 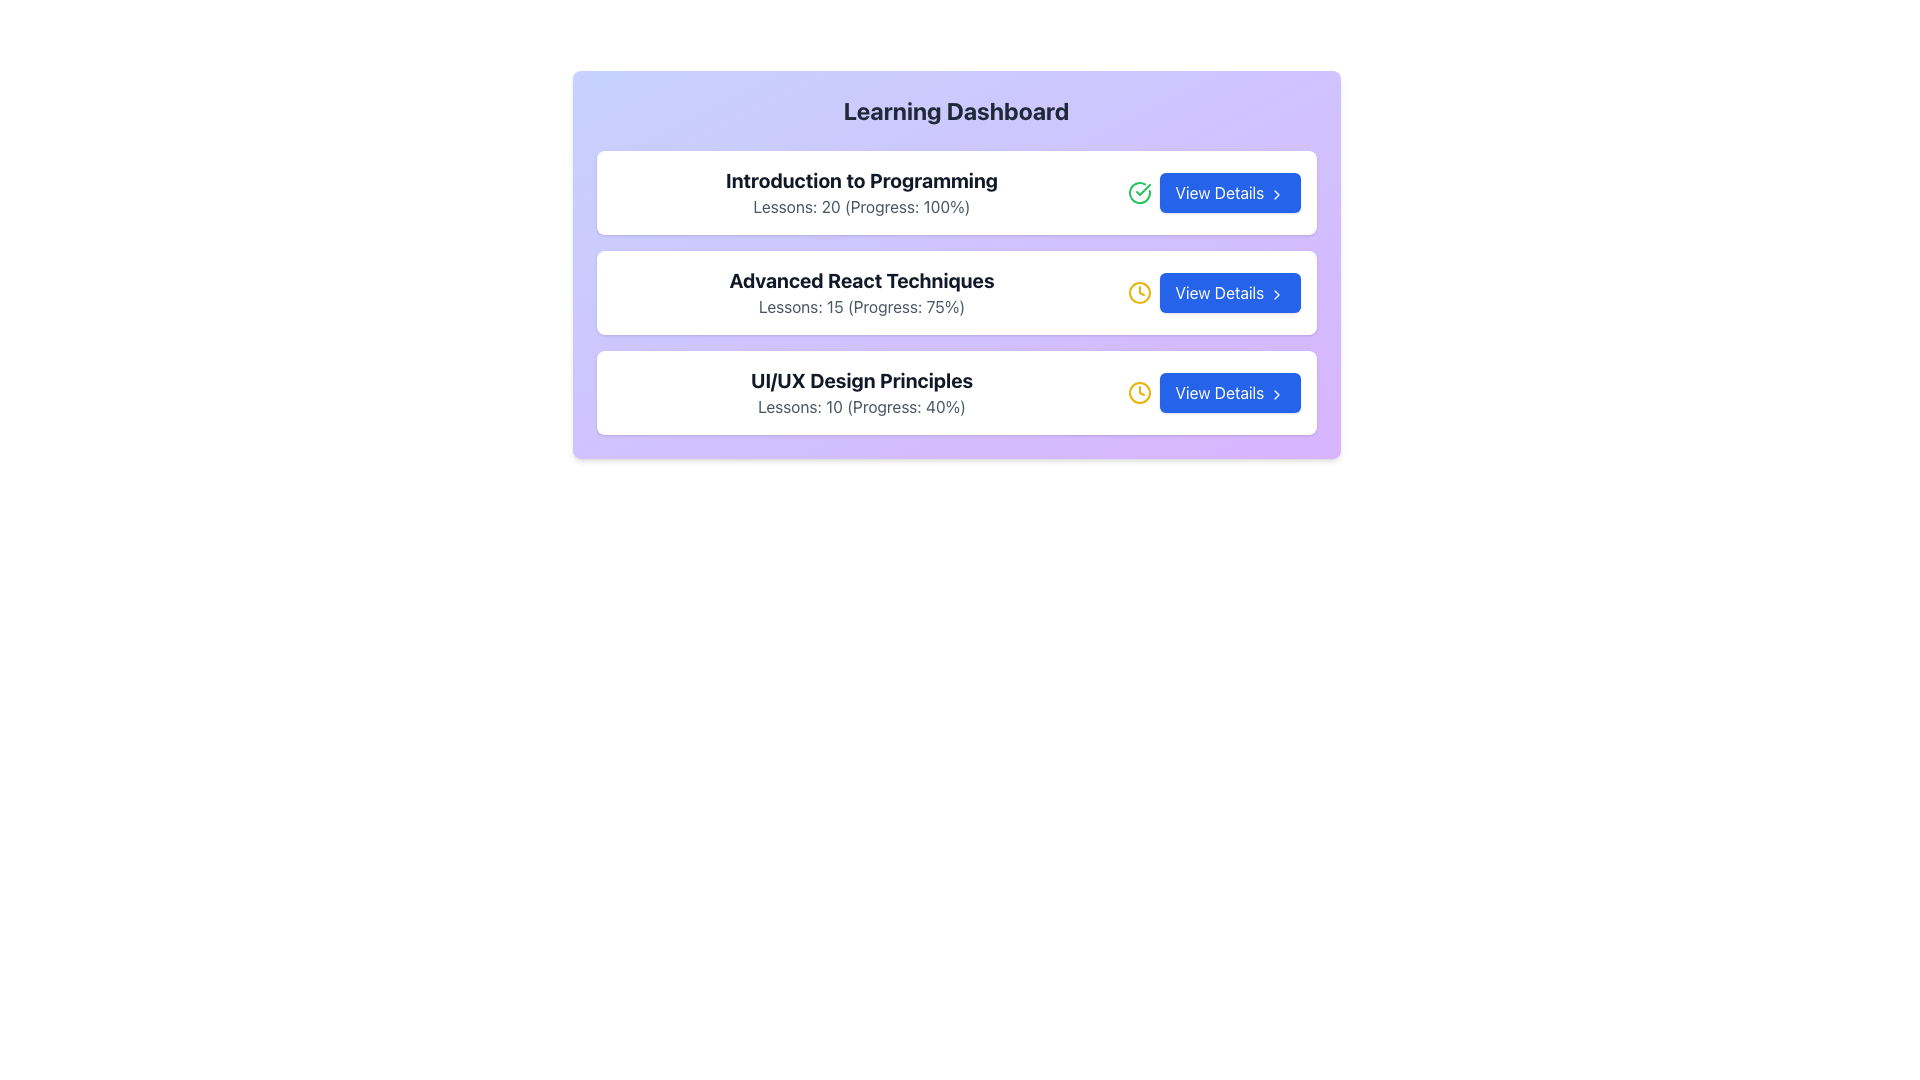 What do you see at coordinates (862, 393) in the screenshot?
I see `the central text area of the third row that displays 'UI/UX Design Principles' in bold dark gray font, with 'Lessons: 10 (Progress: 40%)' below it` at bounding box center [862, 393].